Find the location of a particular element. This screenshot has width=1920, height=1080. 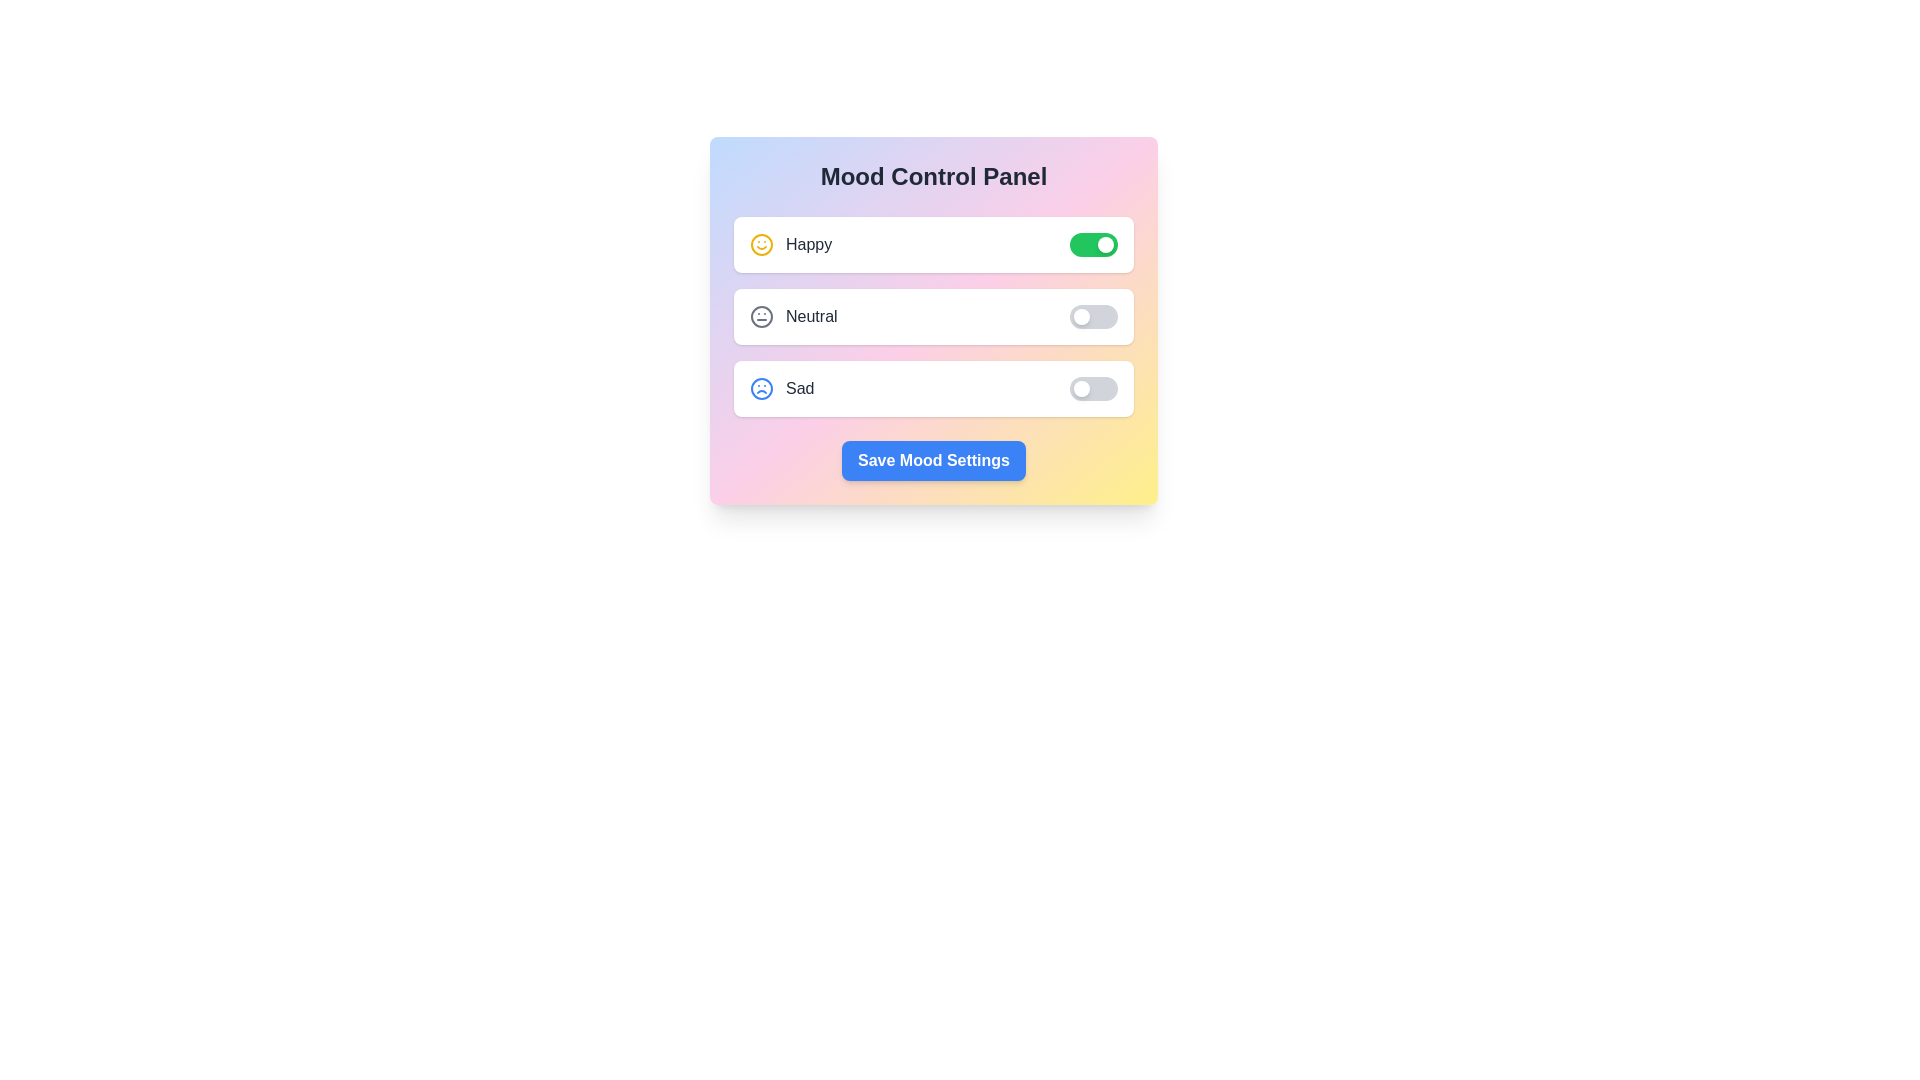

the 'Save Mood Settings' button is located at coordinates (933, 461).